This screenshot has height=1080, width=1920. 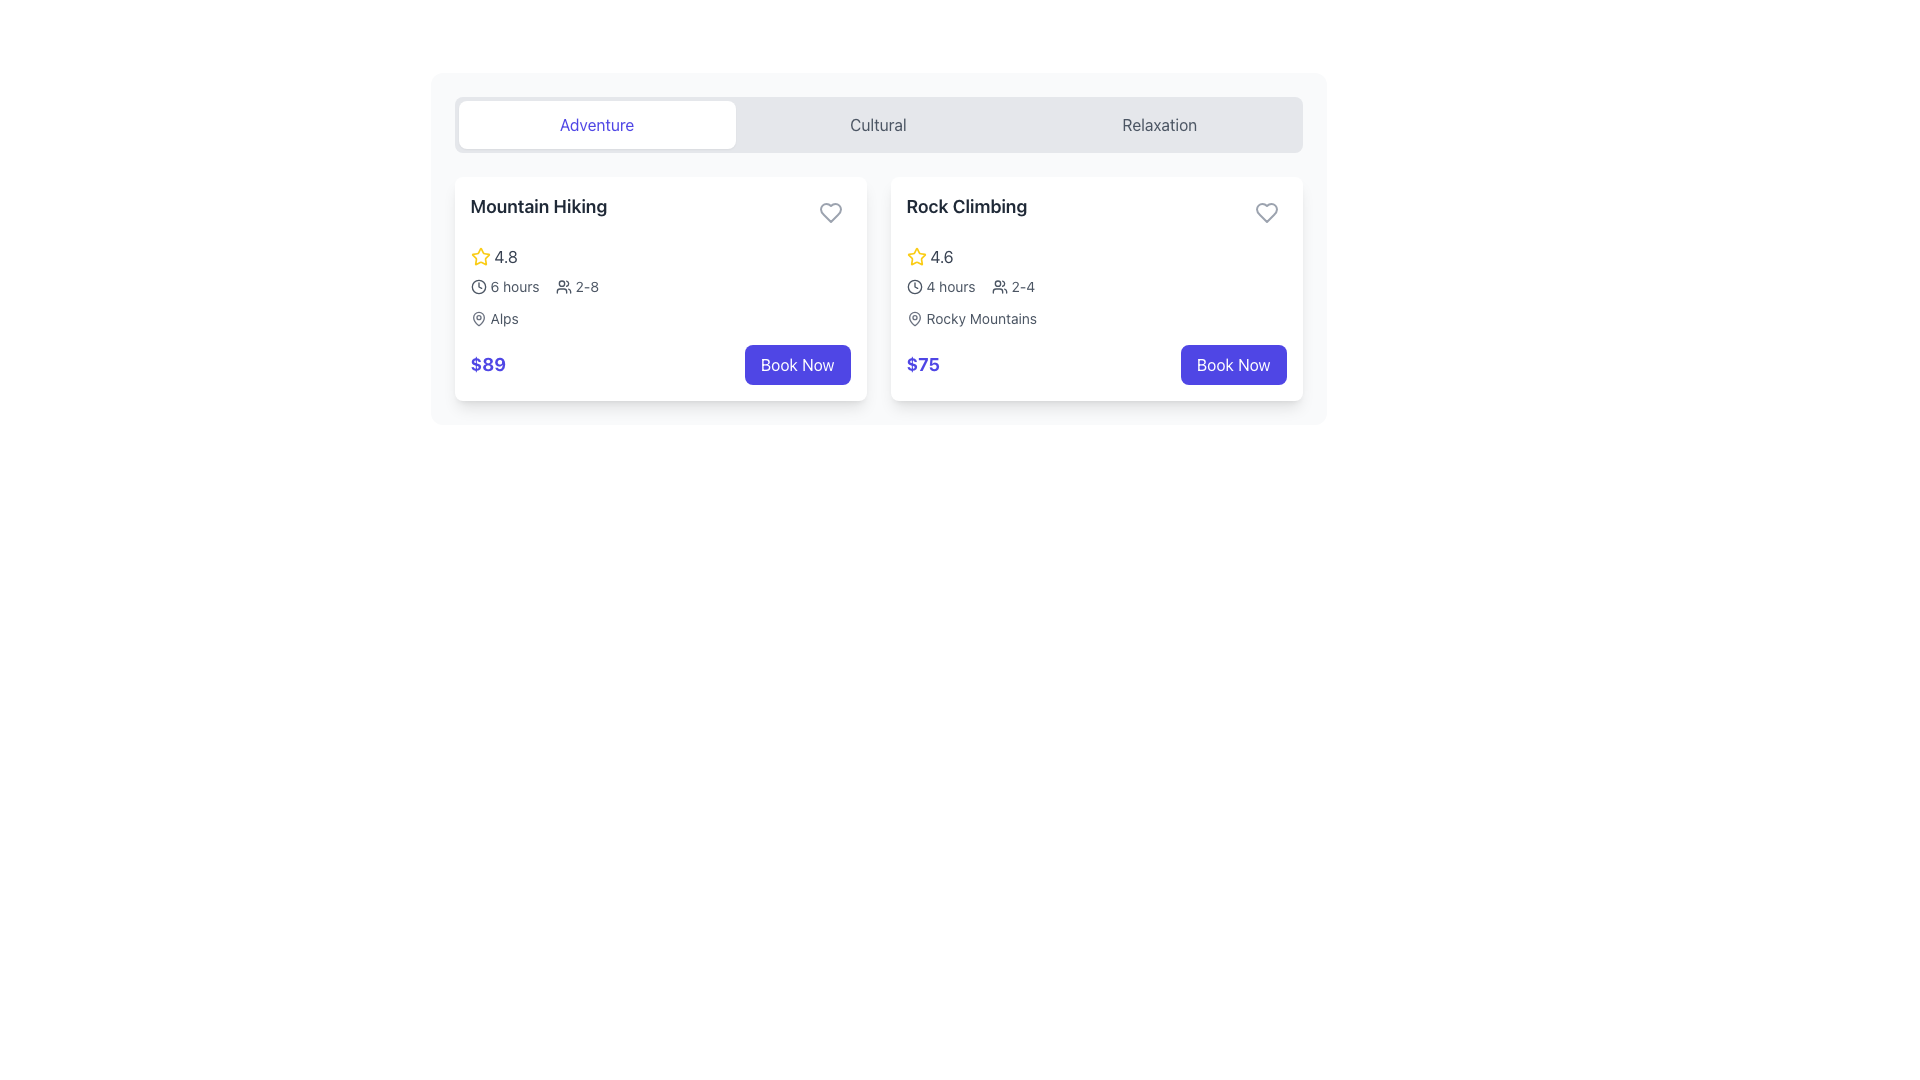 What do you see at coordinates (538, 207) in the screenshot?
I see `the 'Mountain Hiking' label, which is a bold, large, dark gray text label located at the upper-left area of its card grouping` at bounding box center [538, 207].